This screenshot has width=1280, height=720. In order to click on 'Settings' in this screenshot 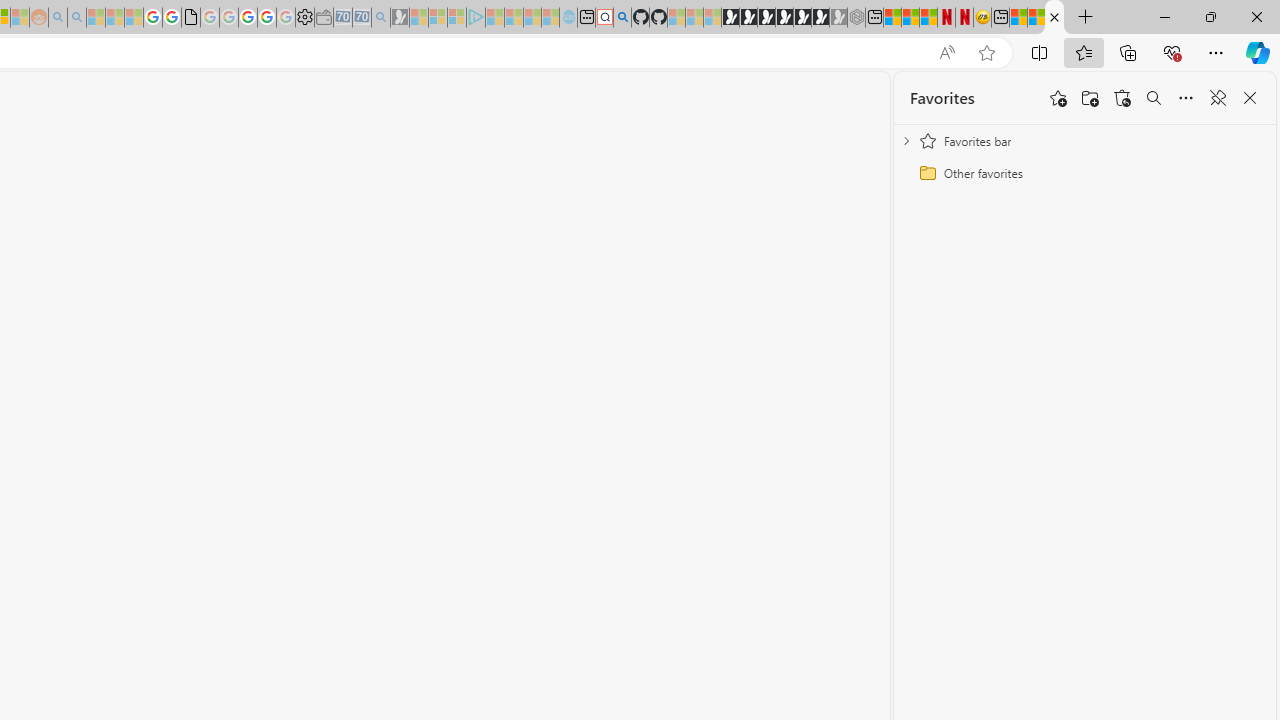, I will do `click(303, 17)`.